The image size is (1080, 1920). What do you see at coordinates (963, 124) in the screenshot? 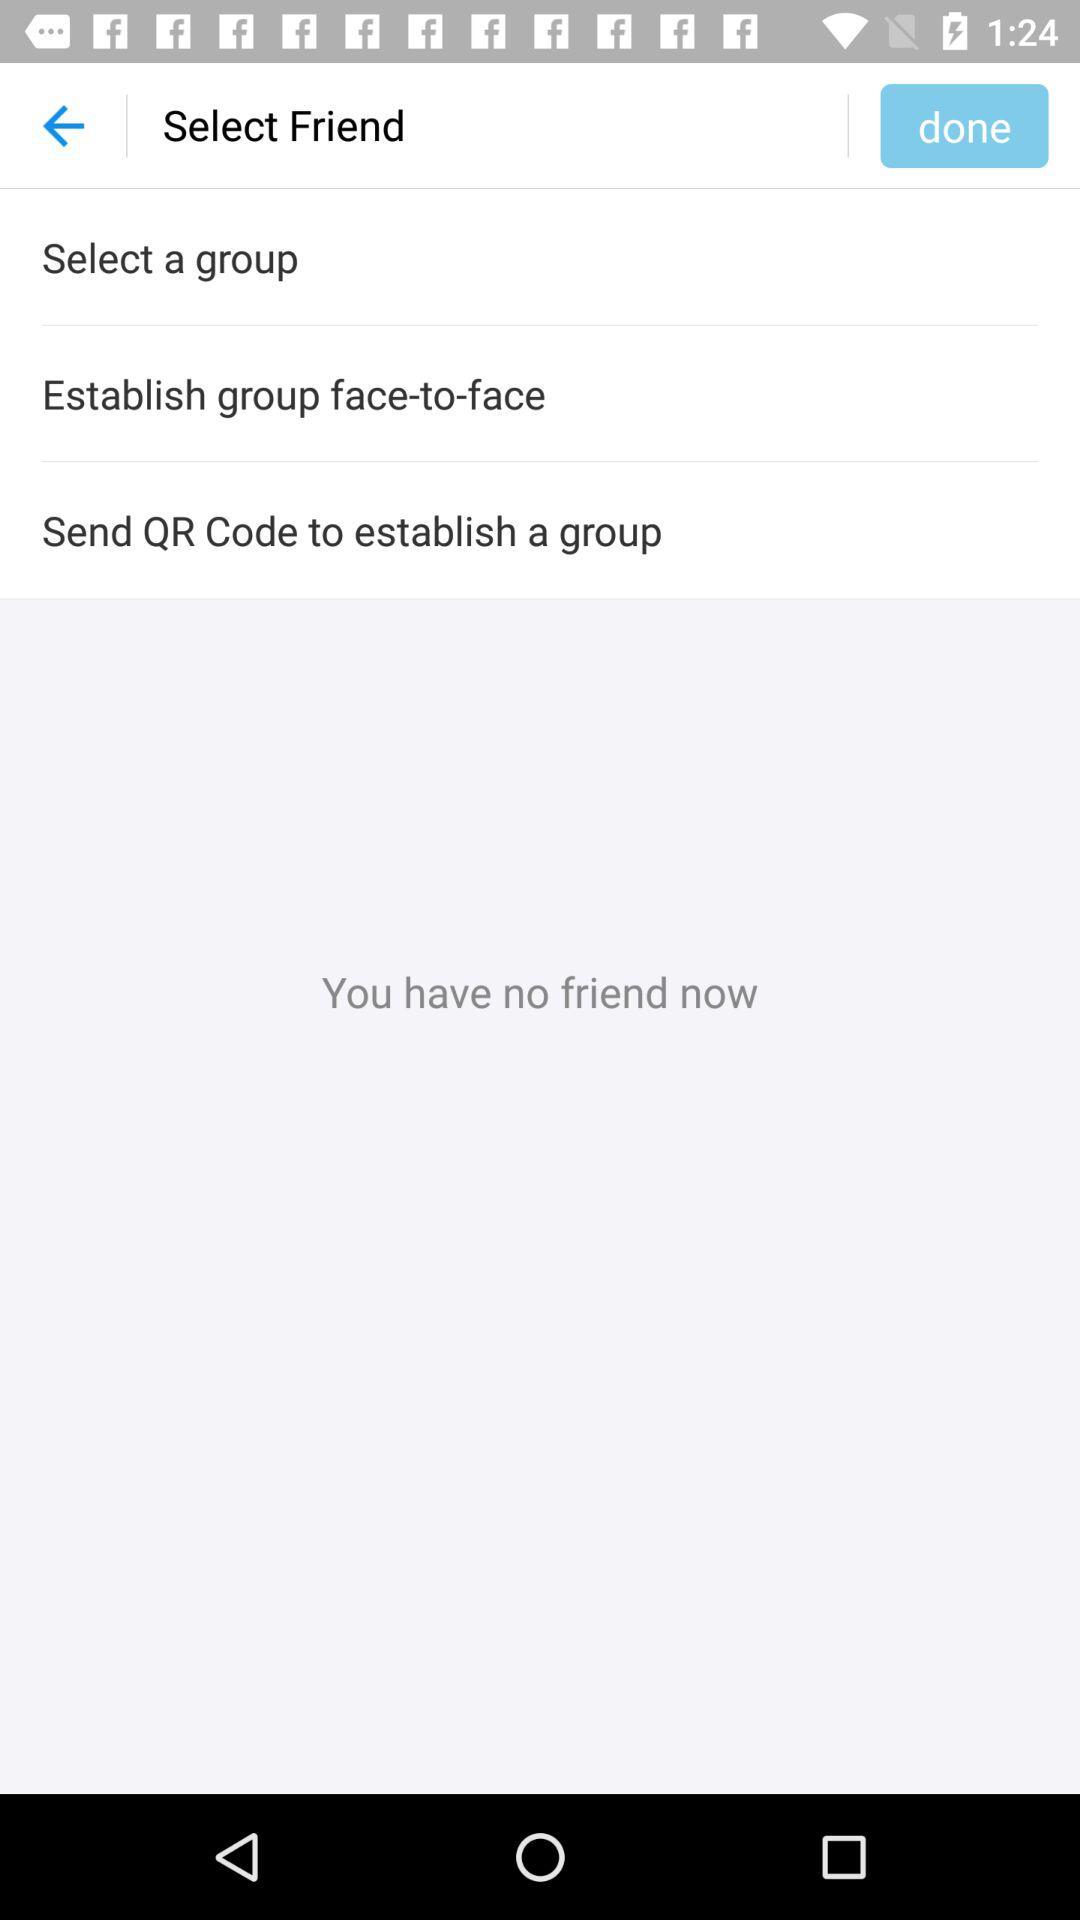
I see `item above select a group item` at bounding box center [963, 124].